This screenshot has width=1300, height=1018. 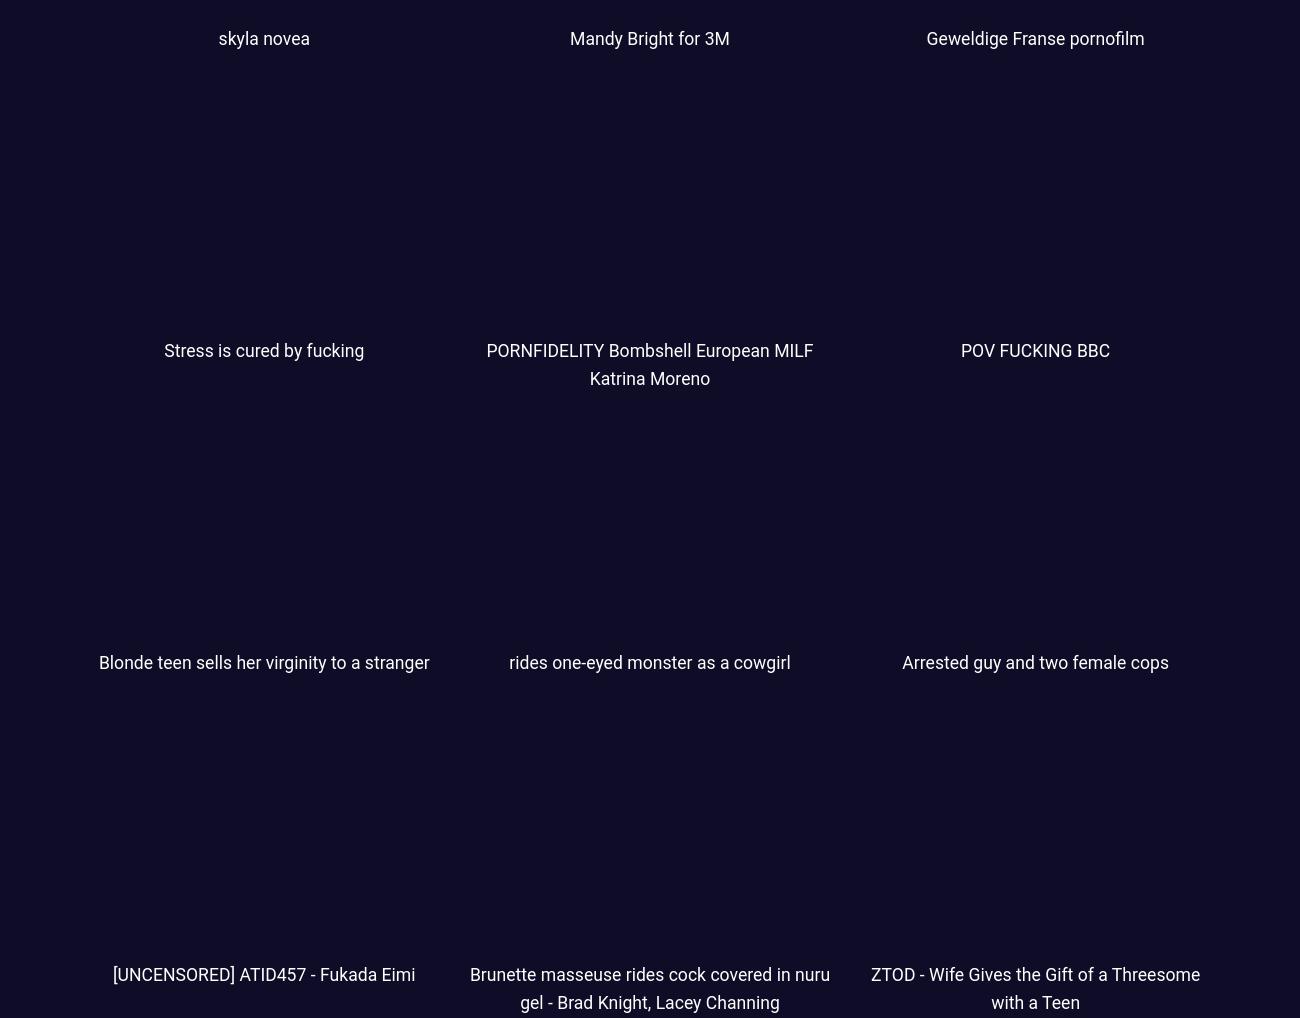 What do you see at coordinates (1035, 37) in the screenshot?
I see `'Geweldige Franse pornofilm'` at bounding box center [1035, 37].